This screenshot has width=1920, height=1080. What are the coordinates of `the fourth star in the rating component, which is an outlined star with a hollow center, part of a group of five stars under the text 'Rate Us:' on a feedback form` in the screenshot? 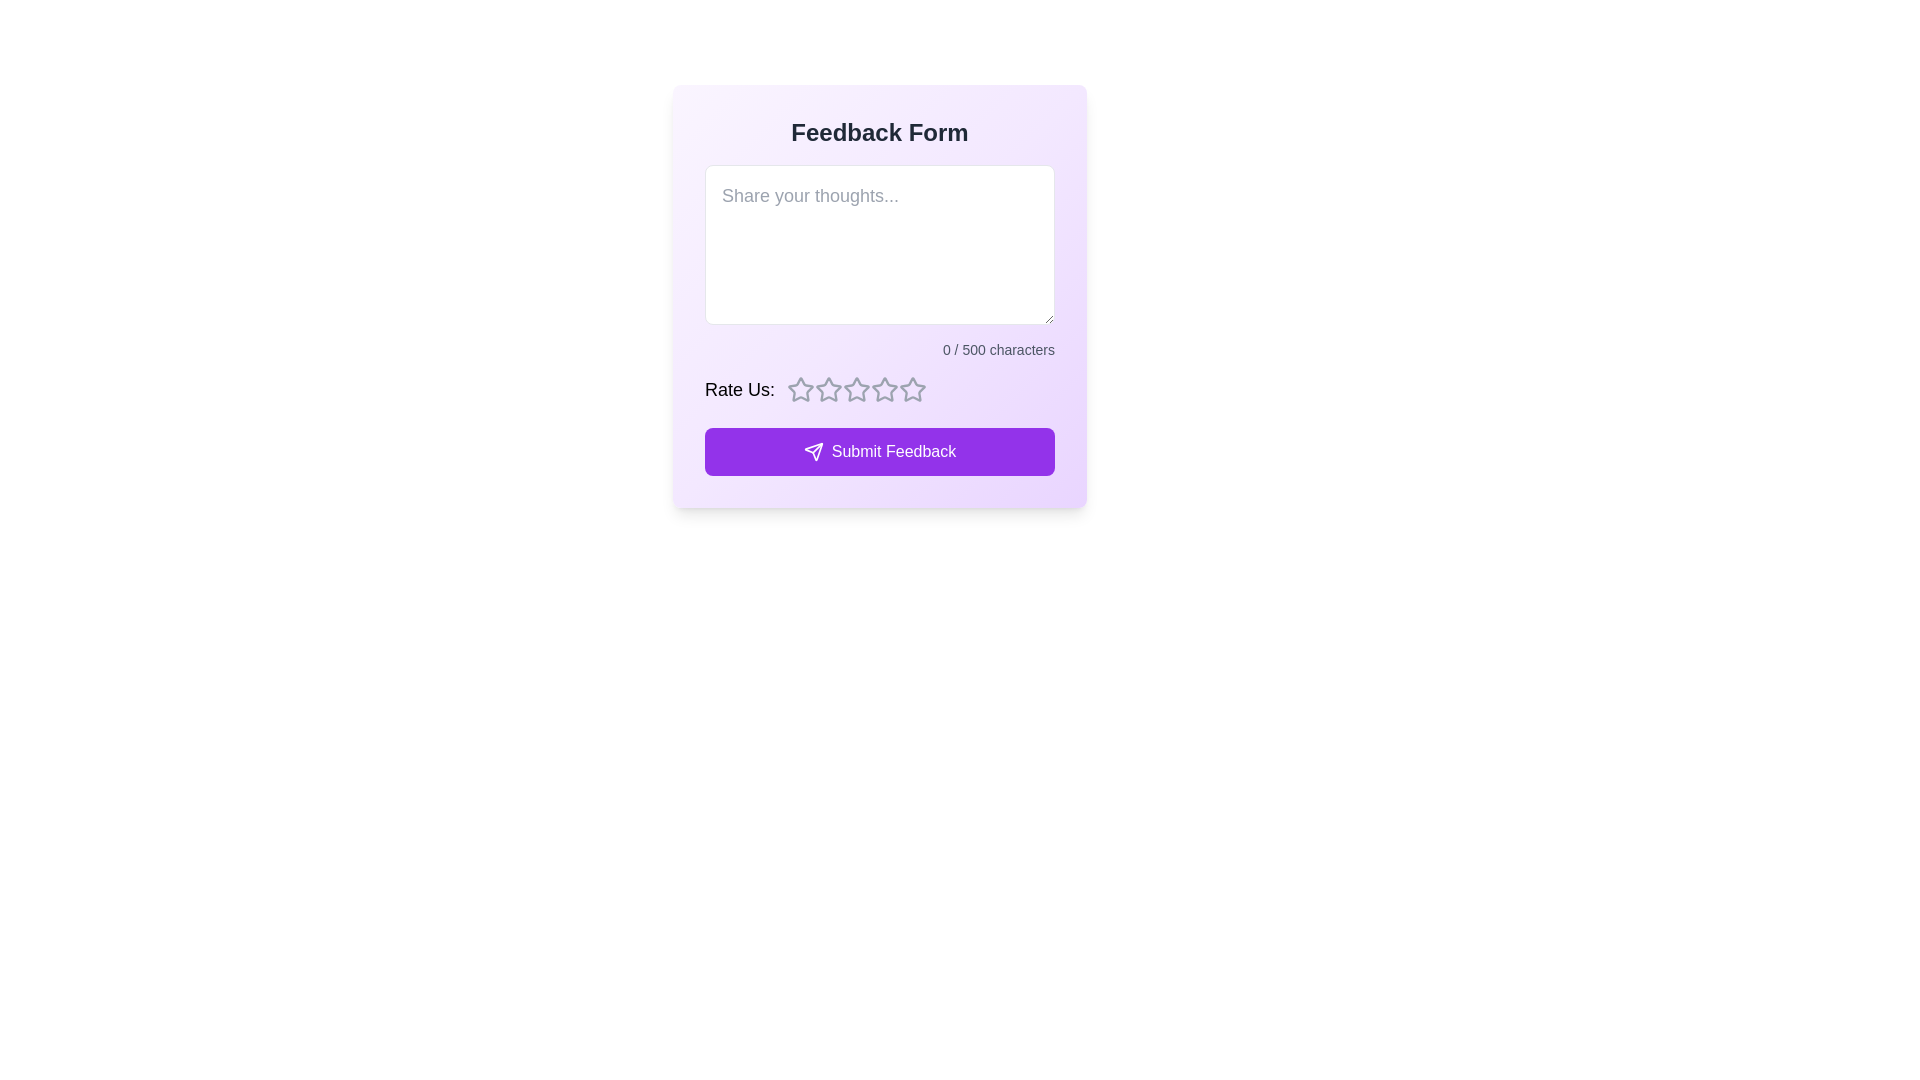 It's located at (911, 389).